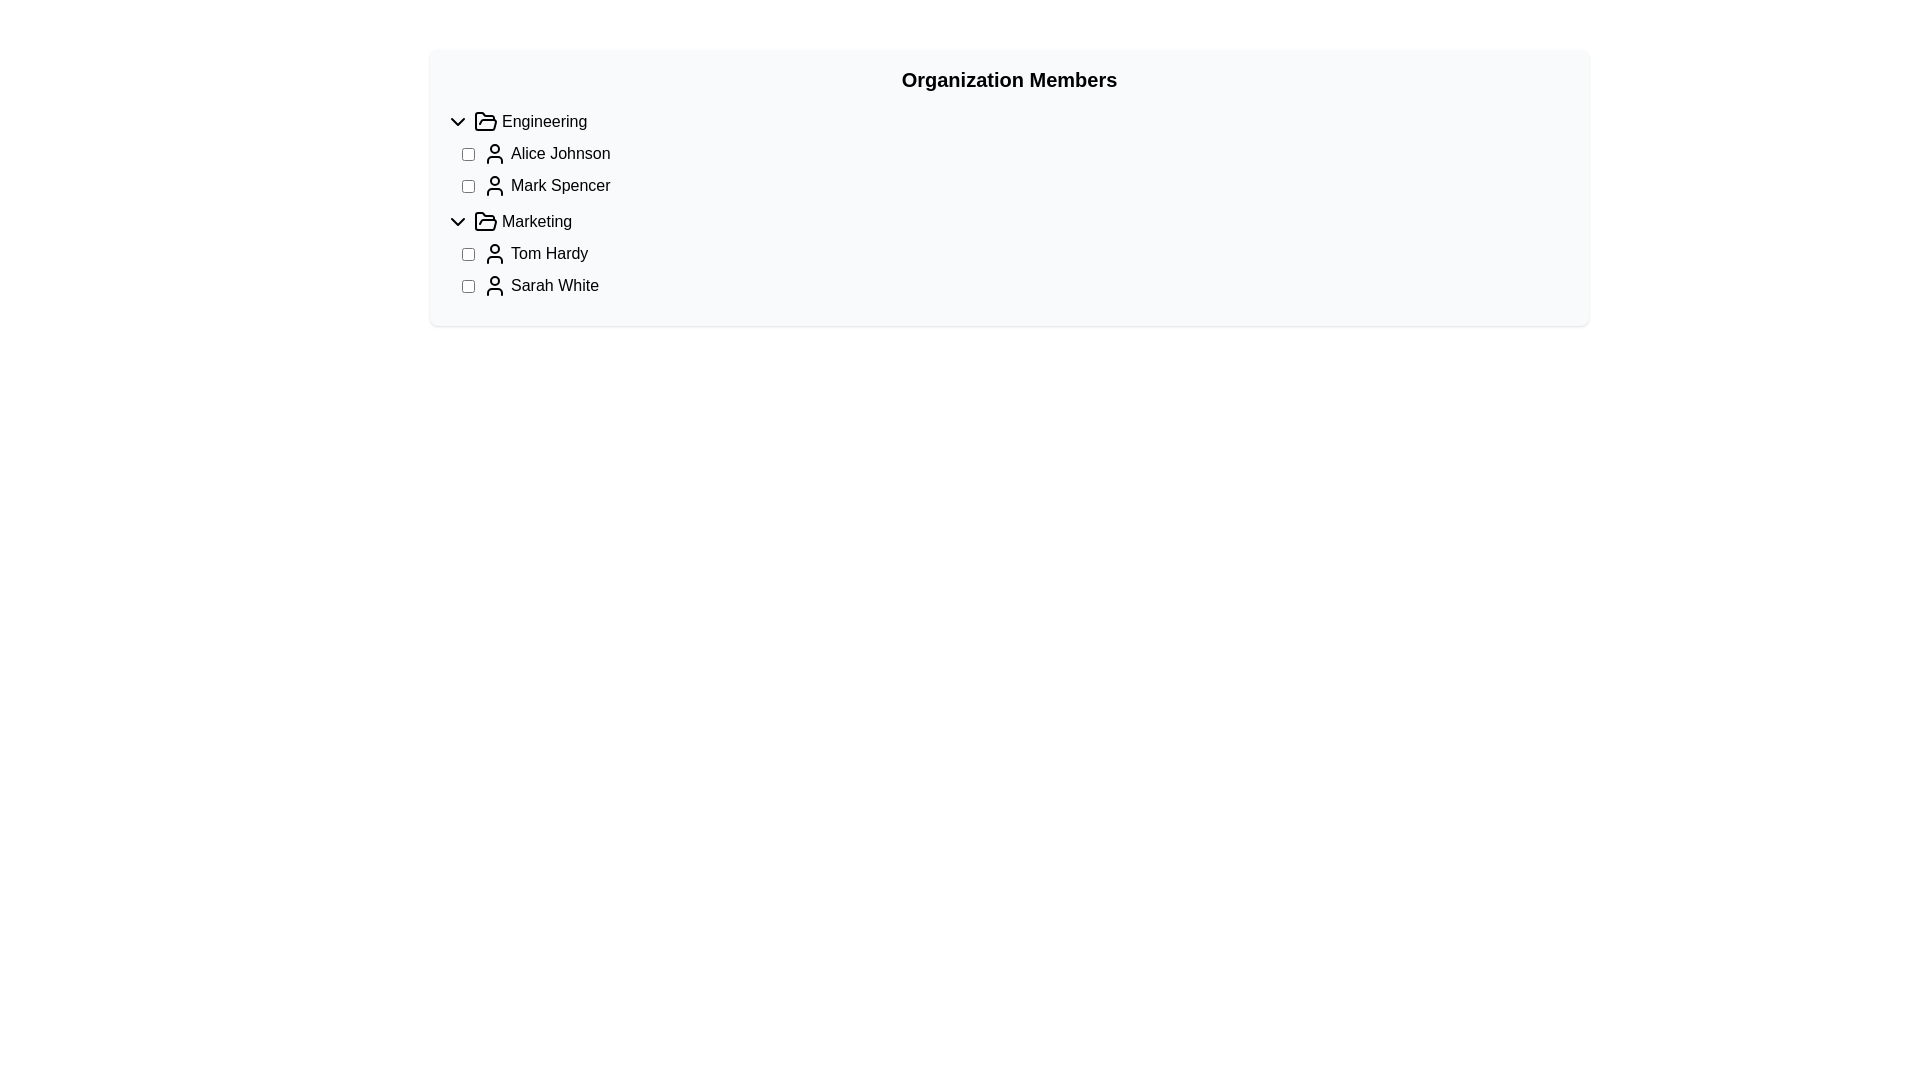  What do you see at coordinates (467, 253) in the screenshot?
I see `the checkbox next to 'Tom Hardy'` at bounding box center [467, 253].